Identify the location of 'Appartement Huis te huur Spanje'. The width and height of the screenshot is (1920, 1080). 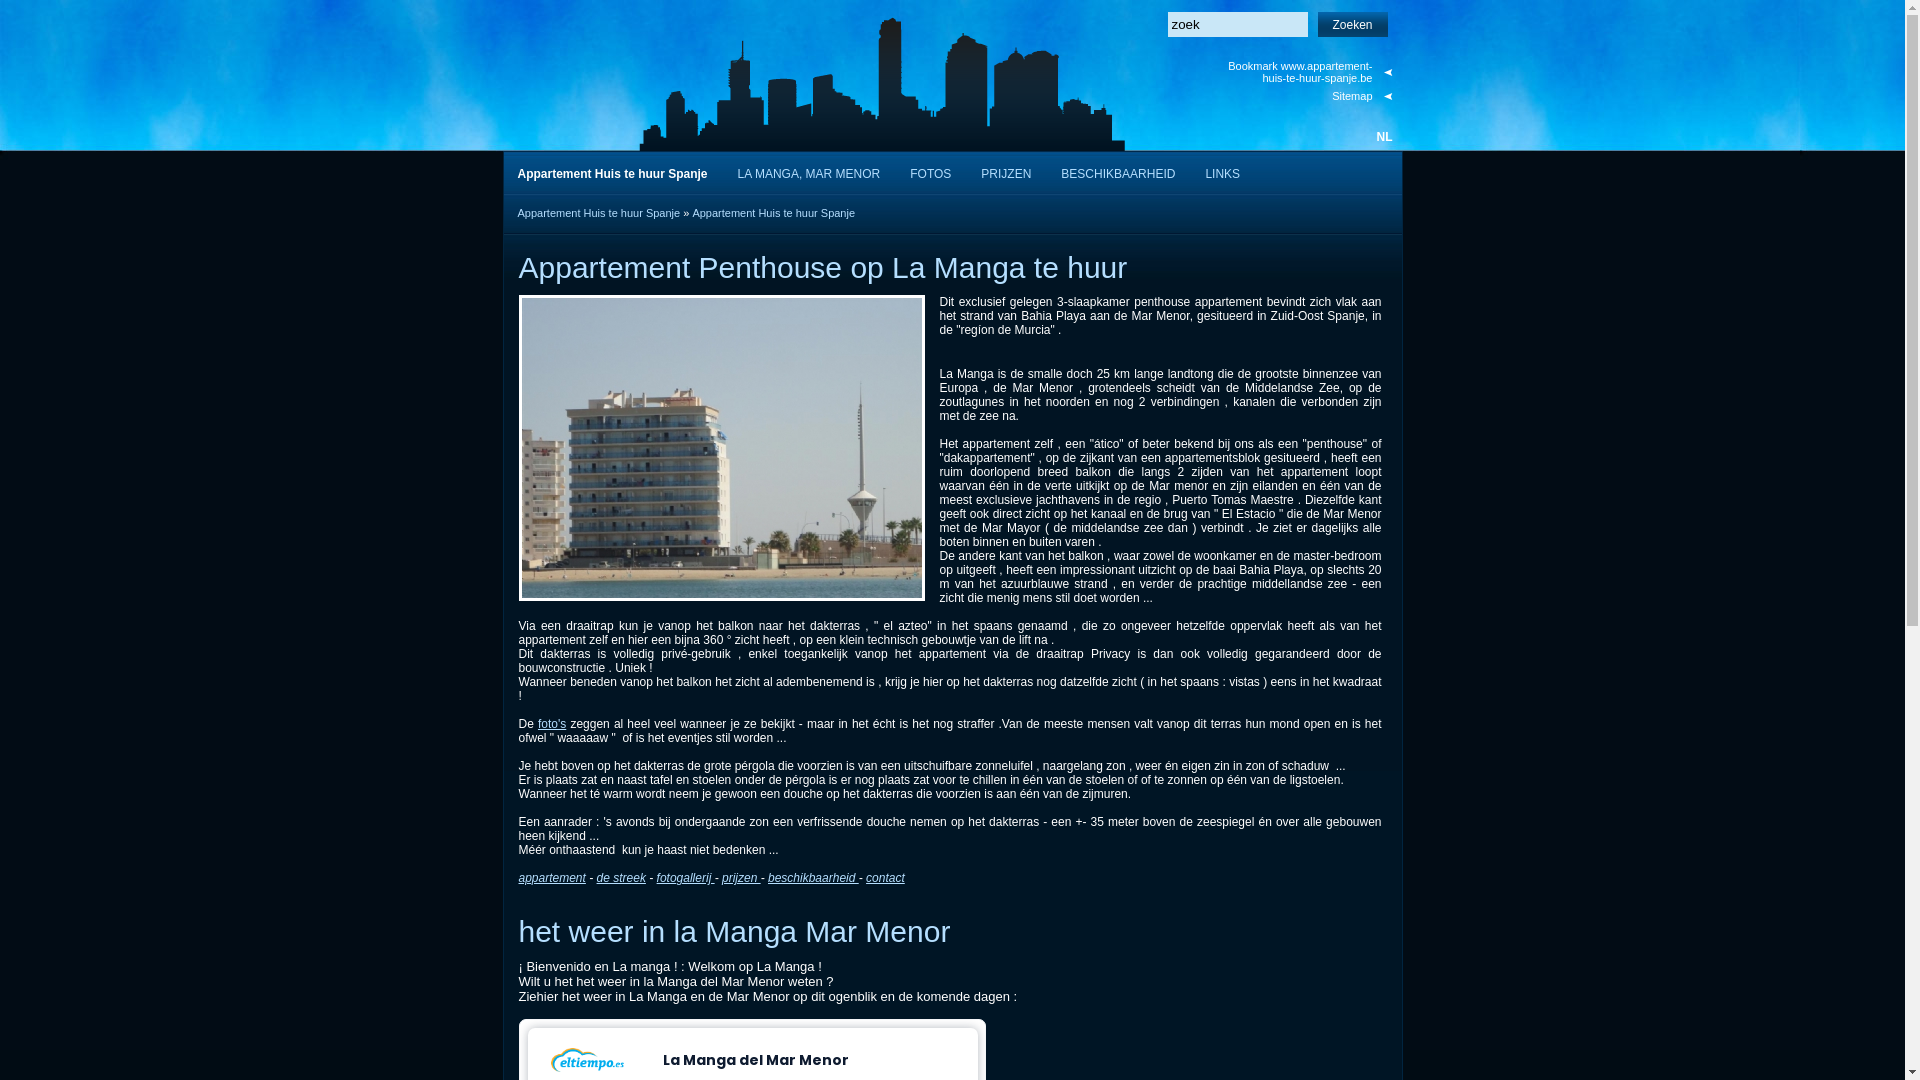
(772, 212).